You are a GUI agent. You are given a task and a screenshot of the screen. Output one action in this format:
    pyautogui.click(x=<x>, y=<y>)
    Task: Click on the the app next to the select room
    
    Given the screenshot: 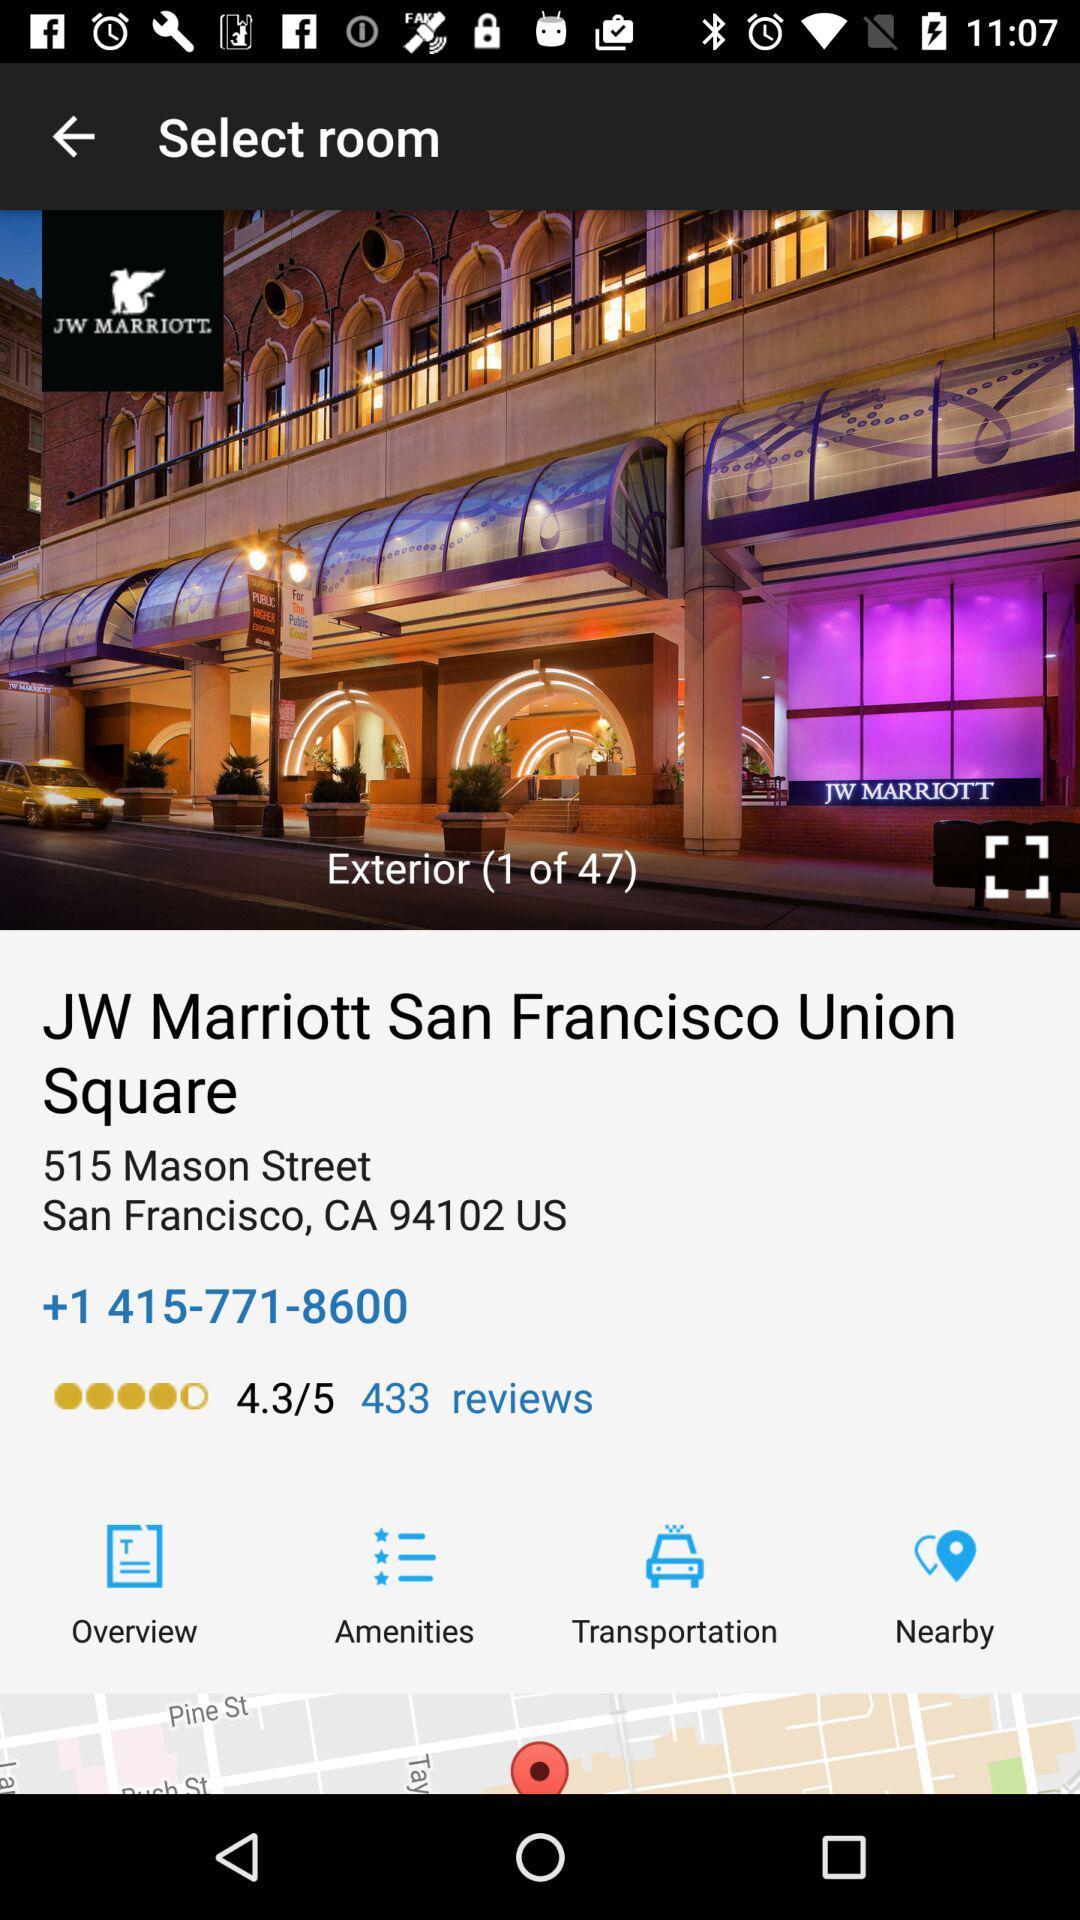 What is the action you would take?
    pyautogui.click(x=72, y=135)
    